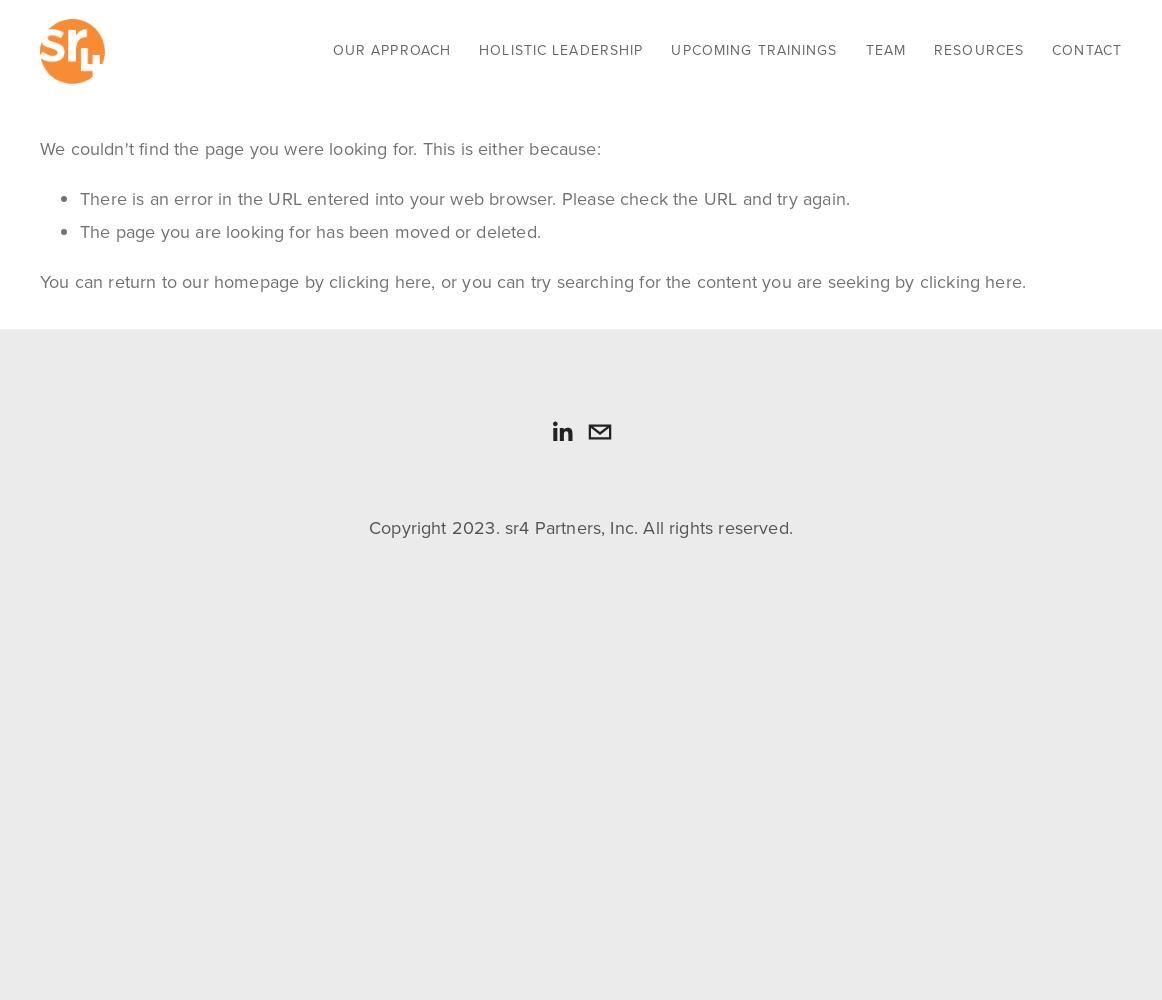 The image size is (1162, 1000). I want to click on 'We couldn't find the page you were looking for. This is either because:', so click(319, 149).